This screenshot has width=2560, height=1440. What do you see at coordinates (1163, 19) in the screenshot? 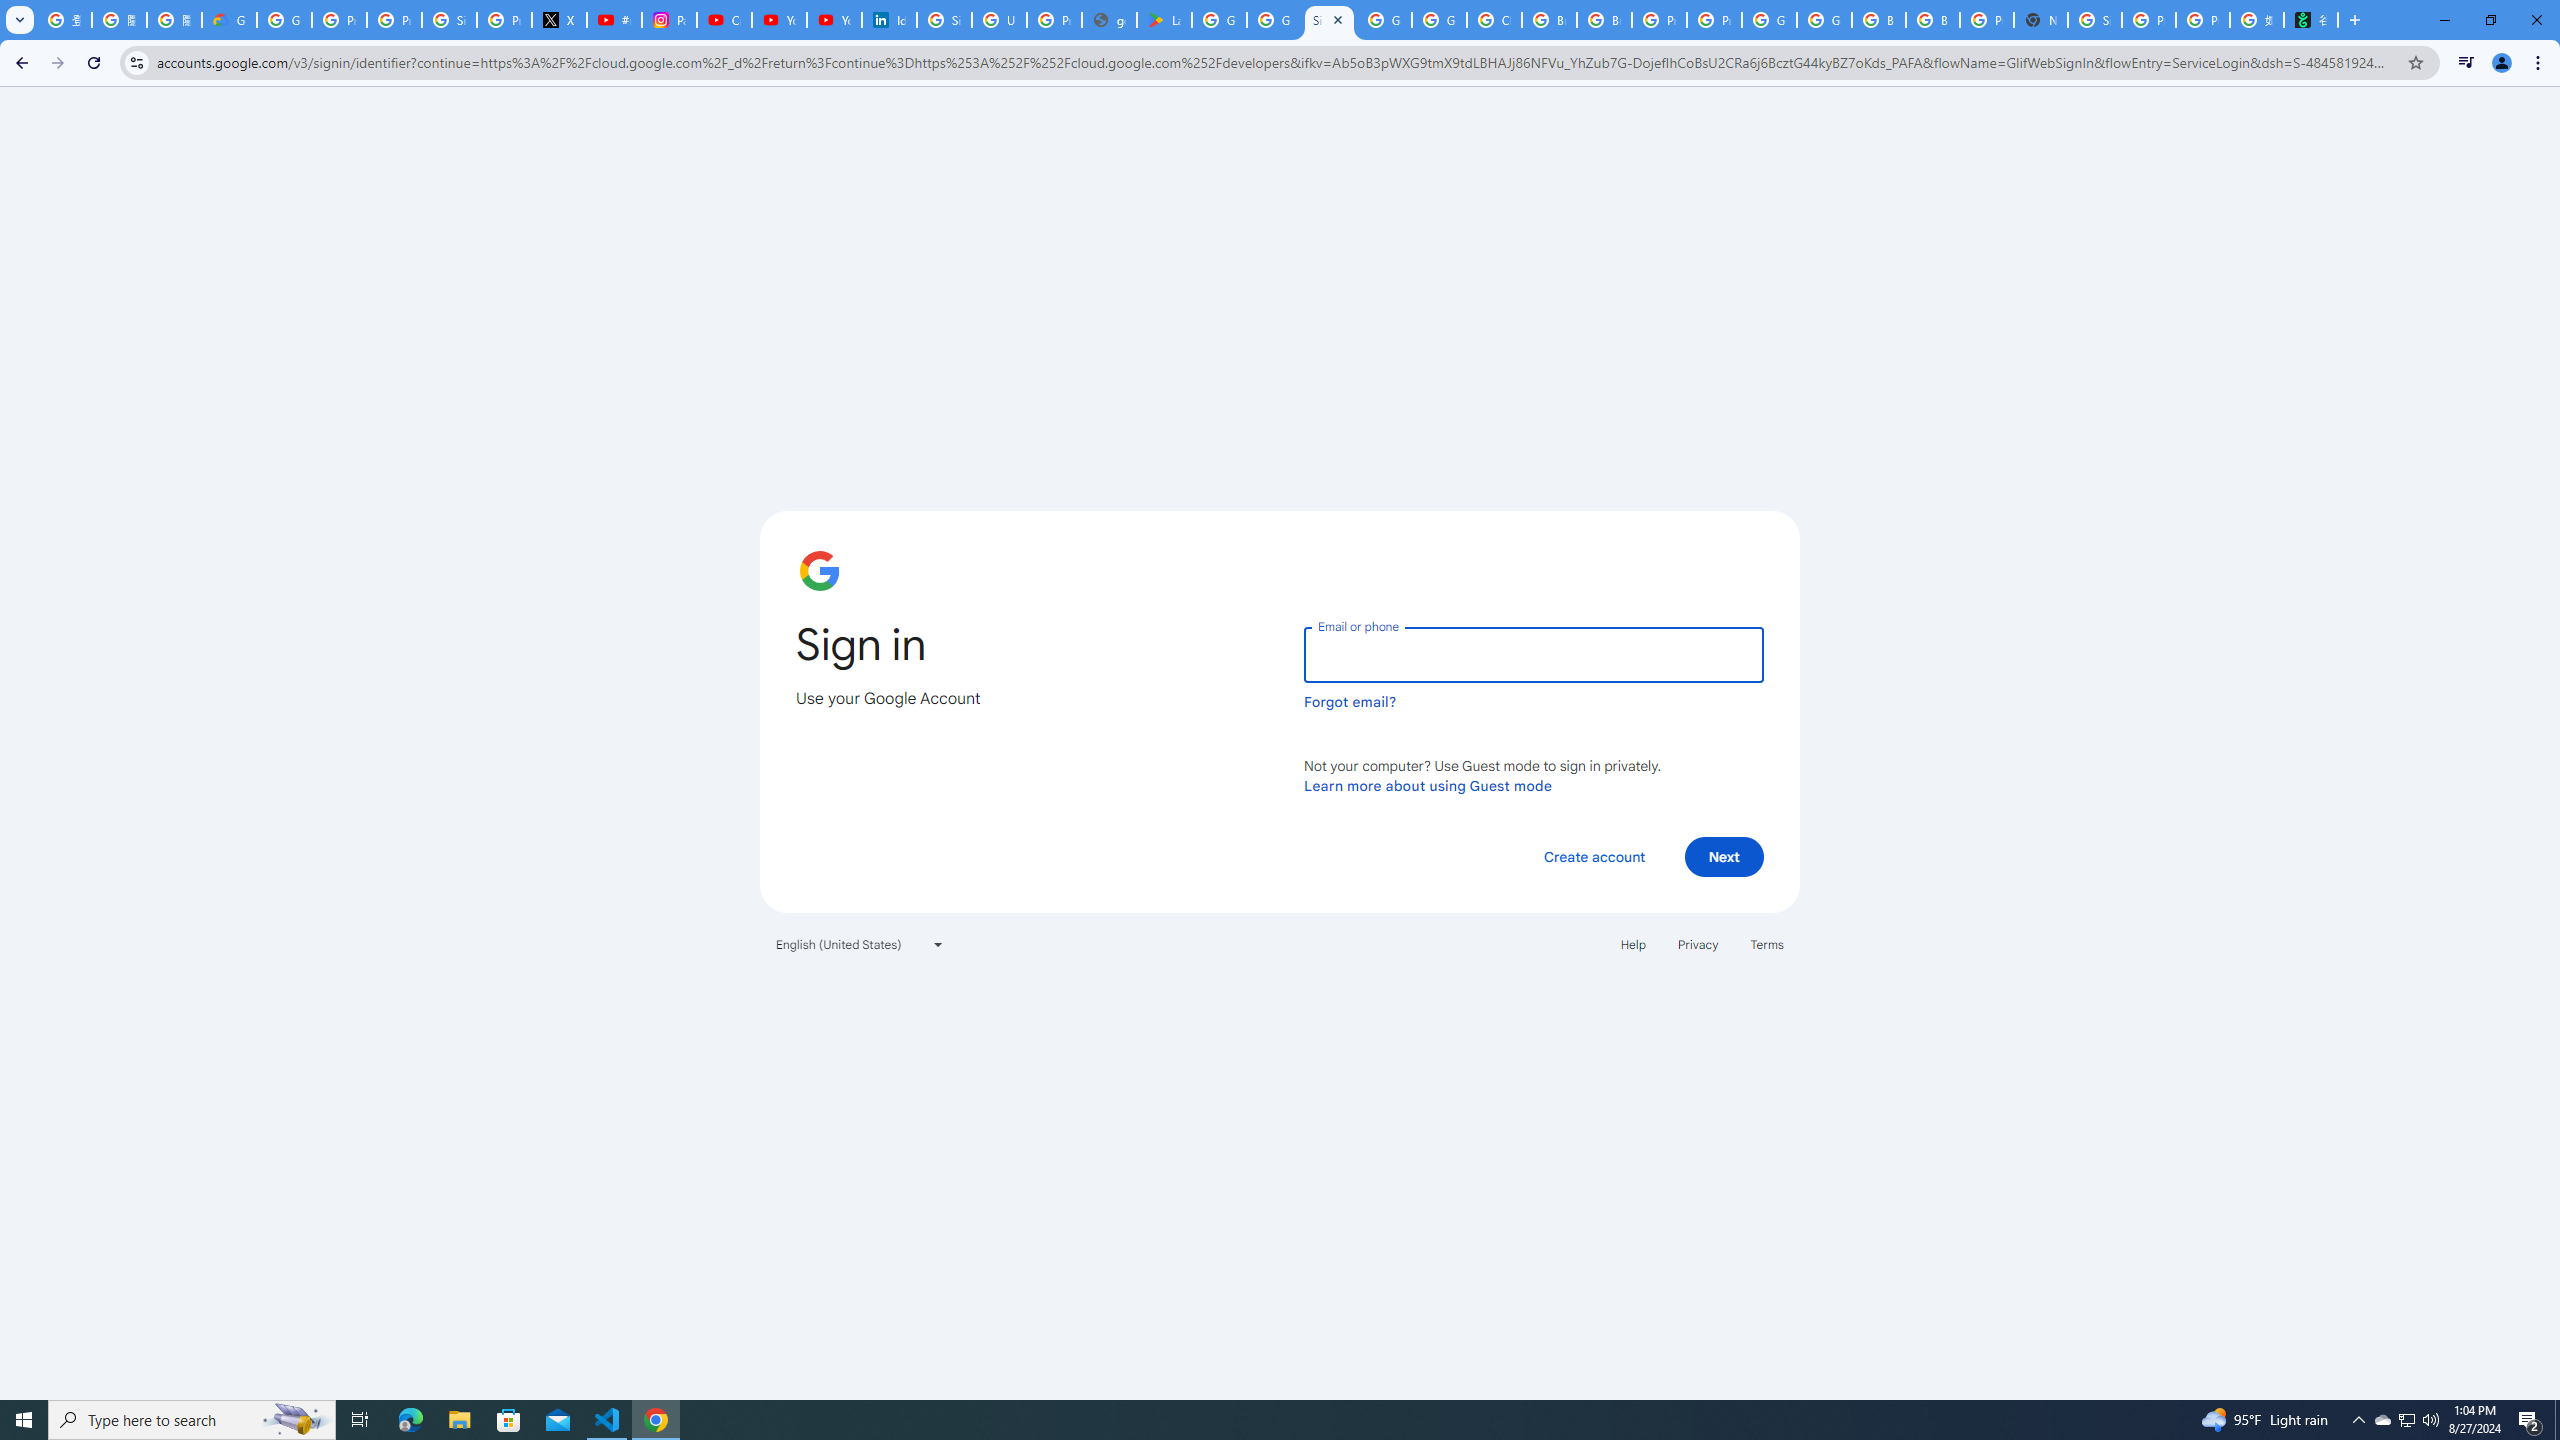
I see `'Last Shelter: Survival - Apps on Google Play'` at bounding box center [1163, 19].